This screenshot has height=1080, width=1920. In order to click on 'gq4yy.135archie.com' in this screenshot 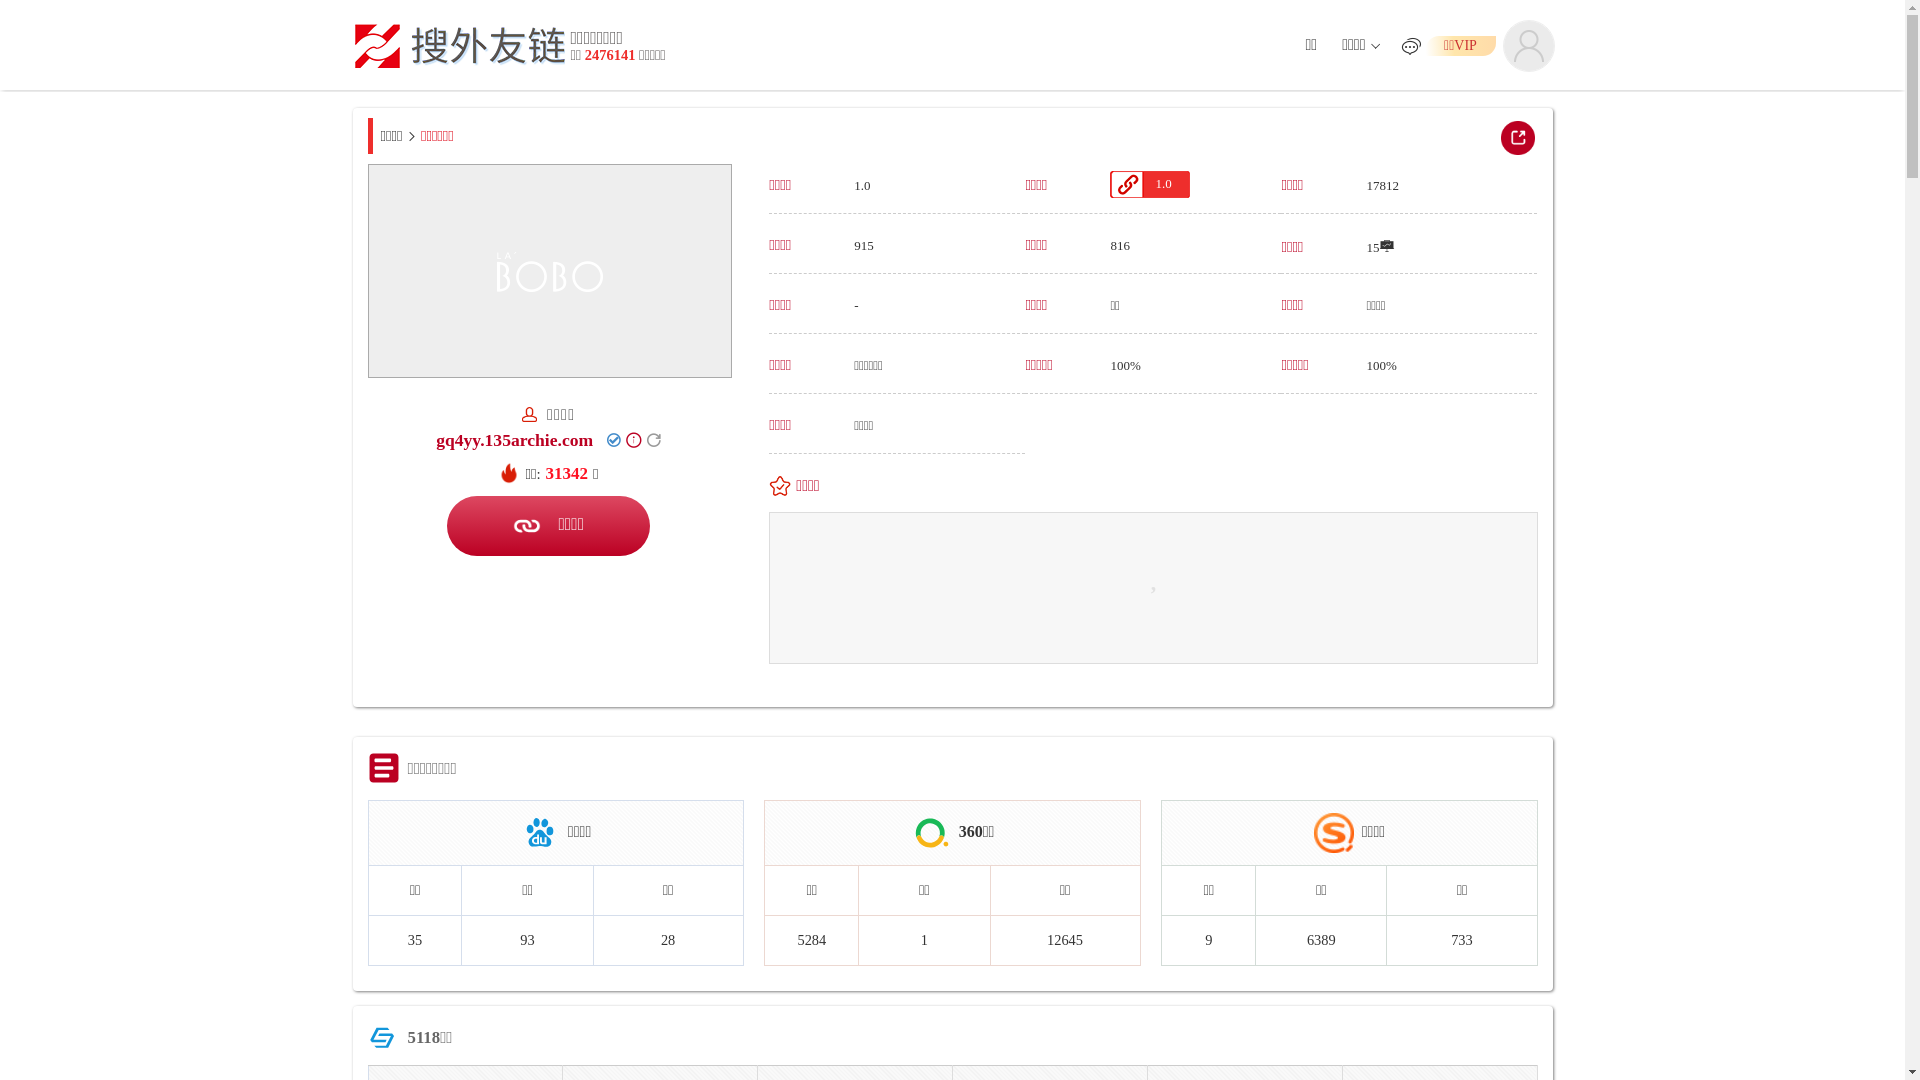, I will do `click(514, 438)`.